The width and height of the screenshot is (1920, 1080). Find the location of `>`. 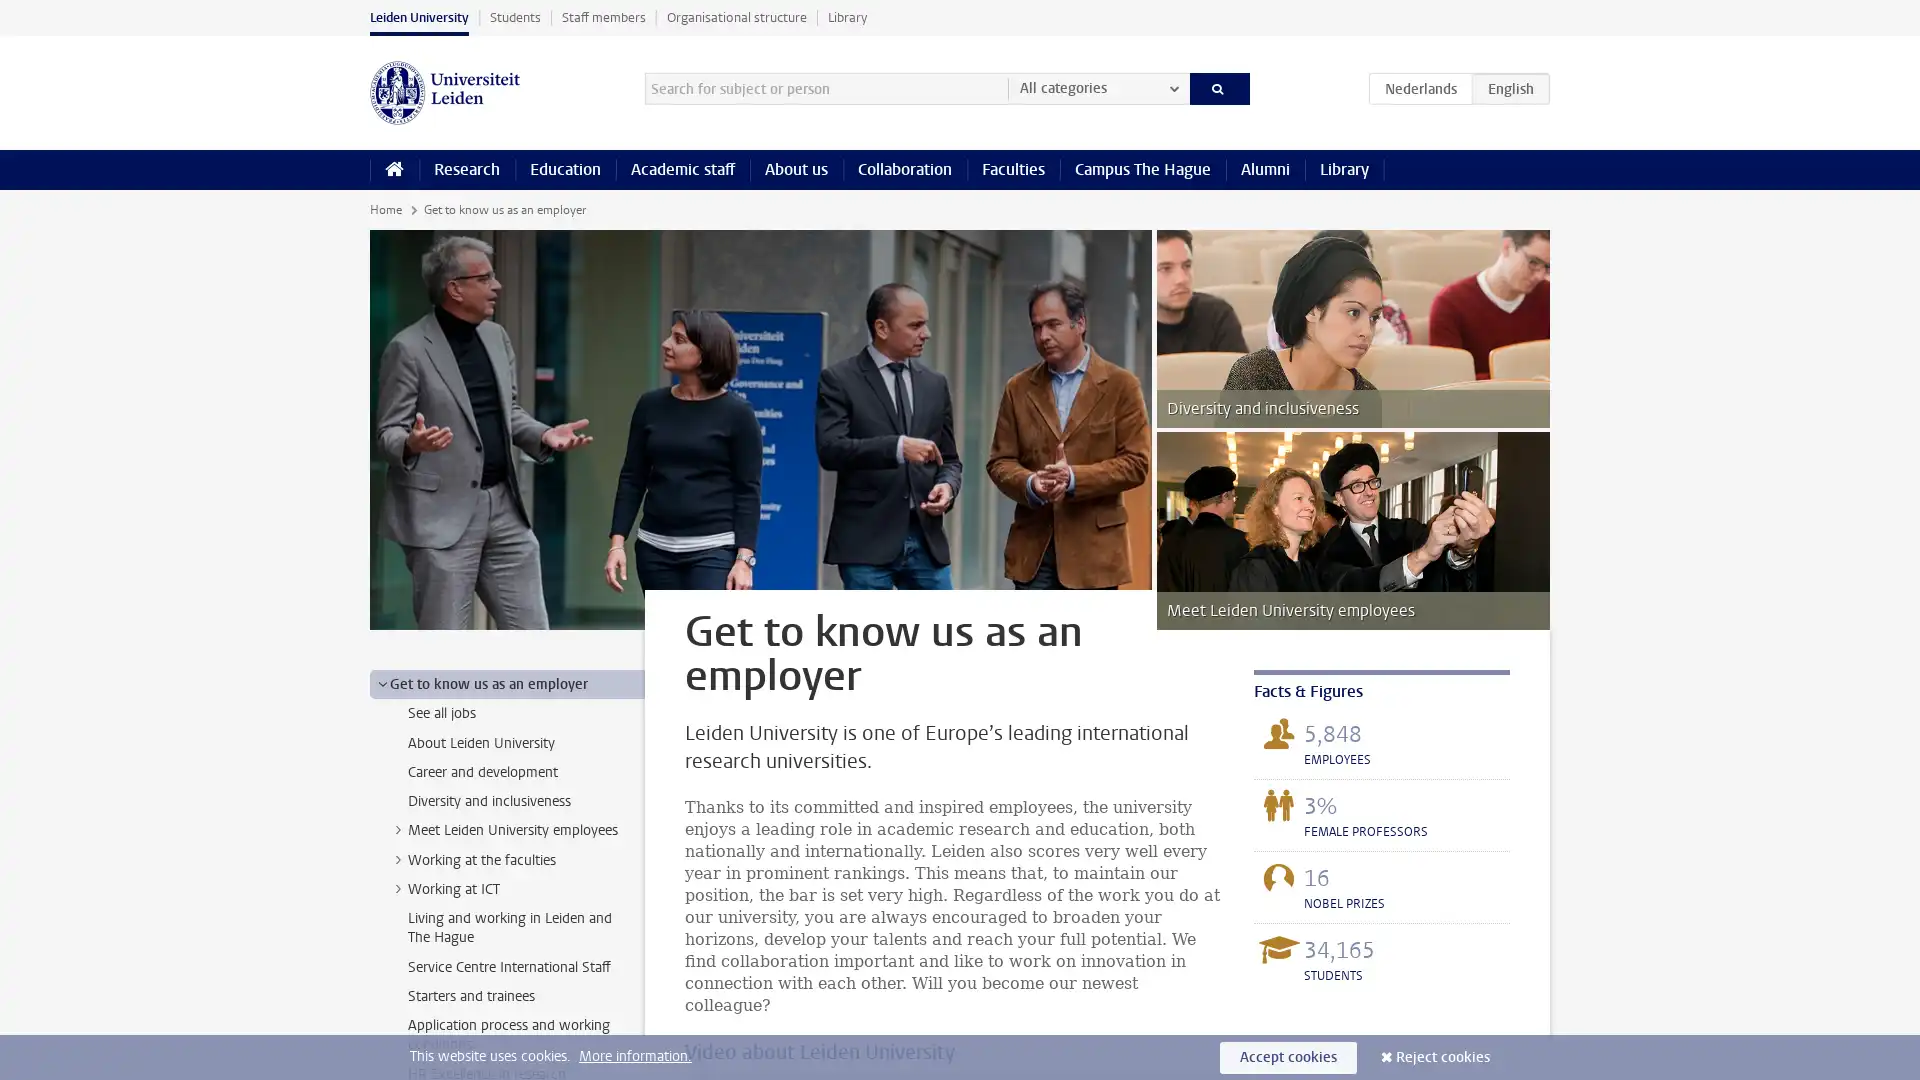

> is located at coordinates (398, 886).